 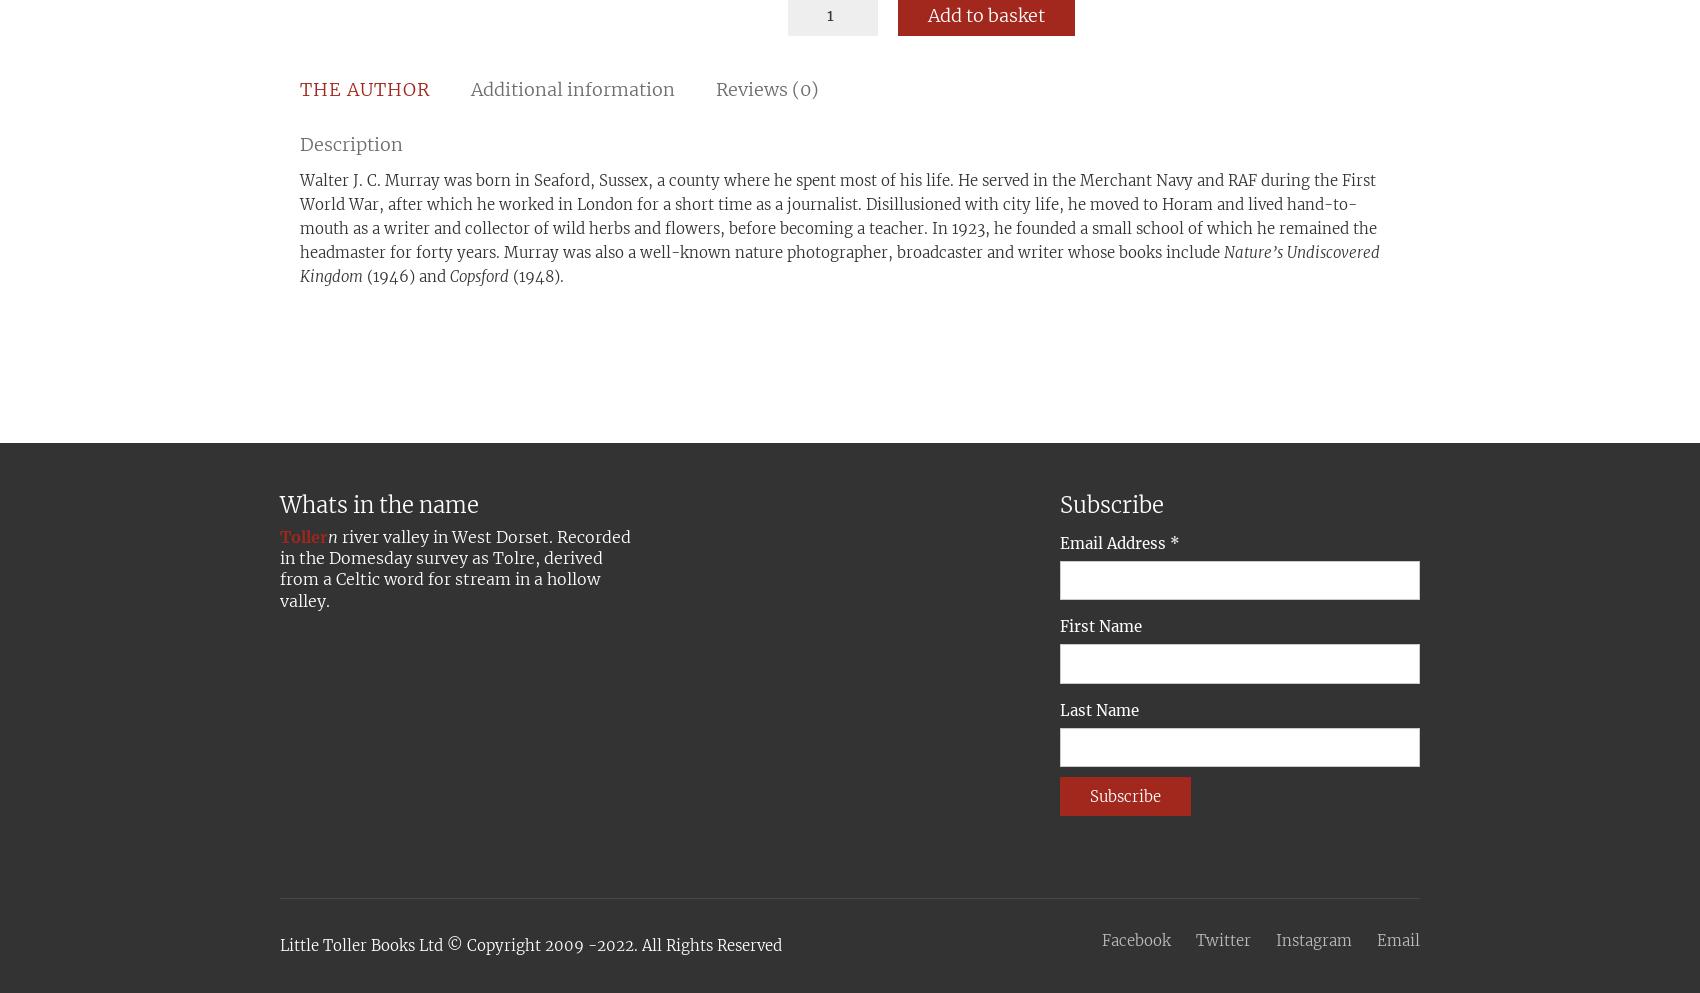 I want to click on 'Last Name', so click(x=1099, y=708).